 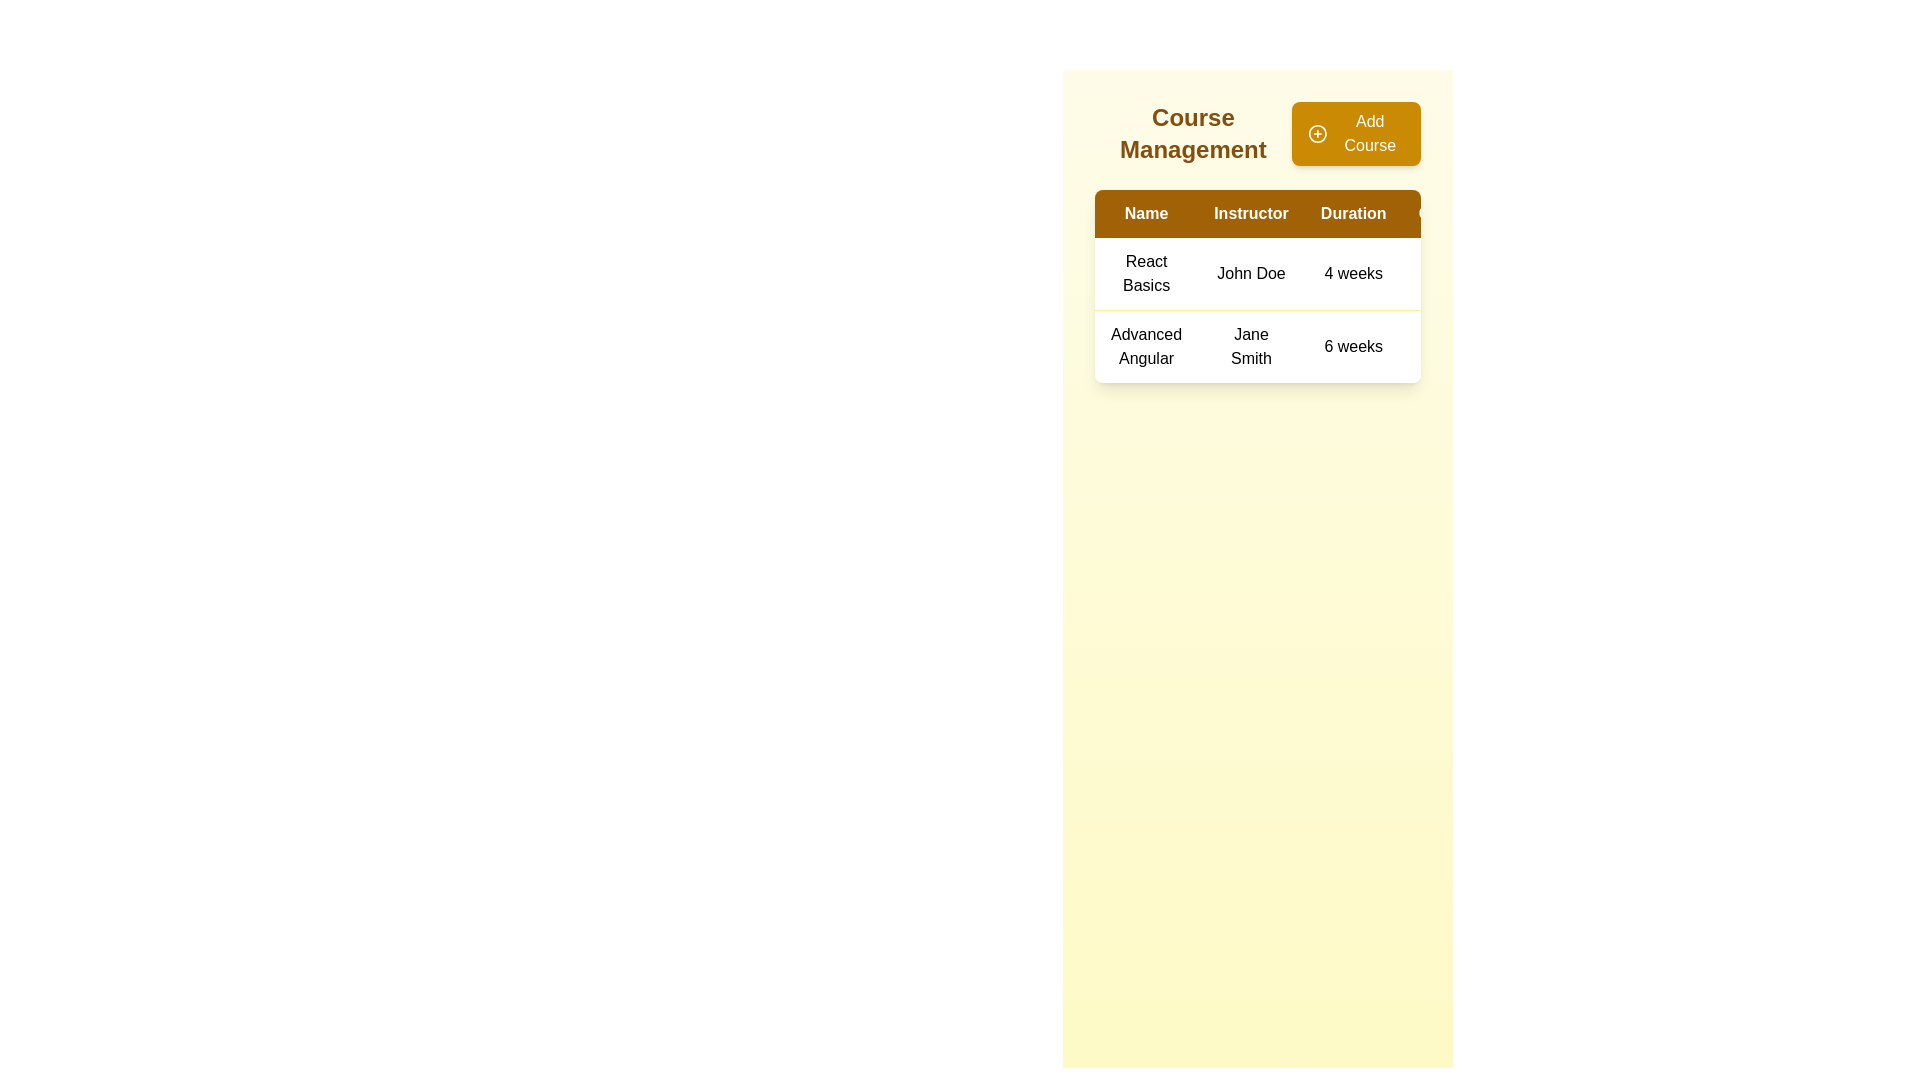 What do you see at coordinates (1353, 274) in the screenshot?
I see `text '4 weeks' located in the first row, third column of the table under 'Duration' in the Course Management section` at bounding box center [1353, 274].